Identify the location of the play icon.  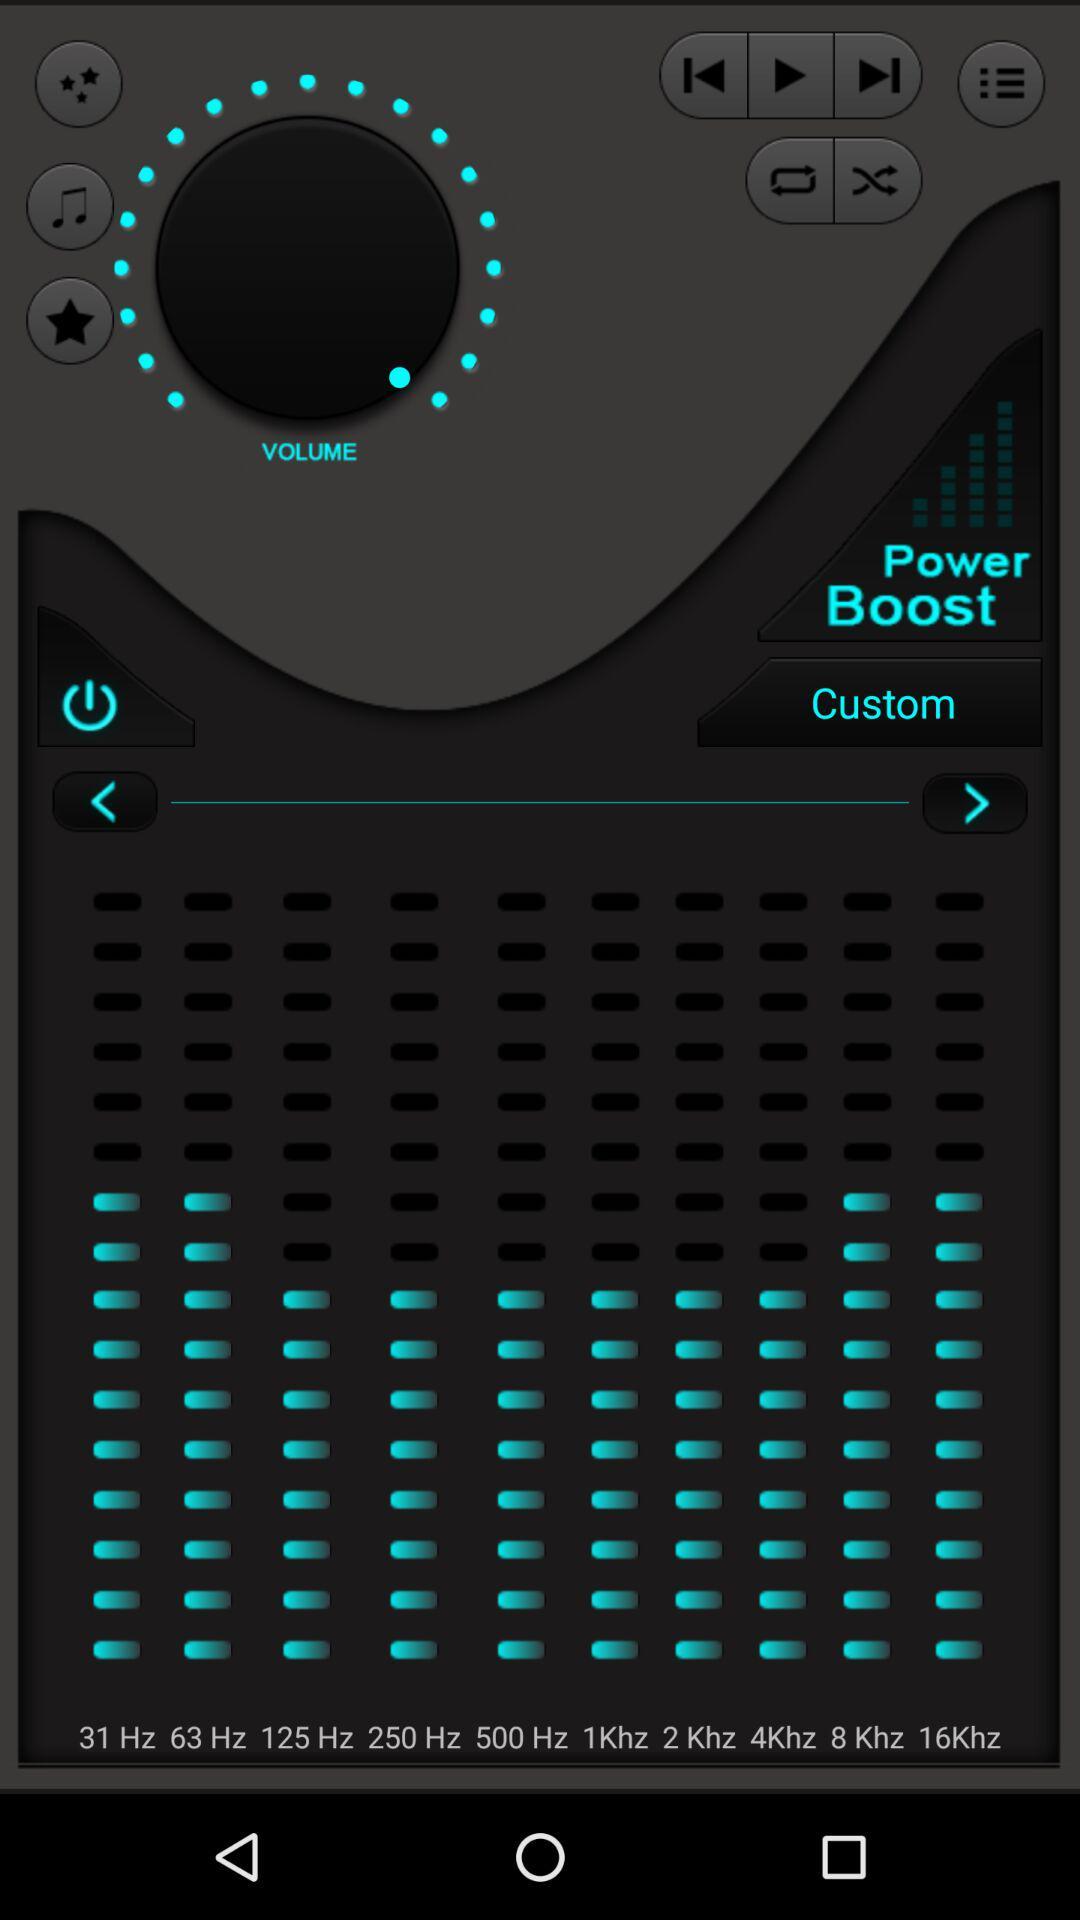
(789, 80).